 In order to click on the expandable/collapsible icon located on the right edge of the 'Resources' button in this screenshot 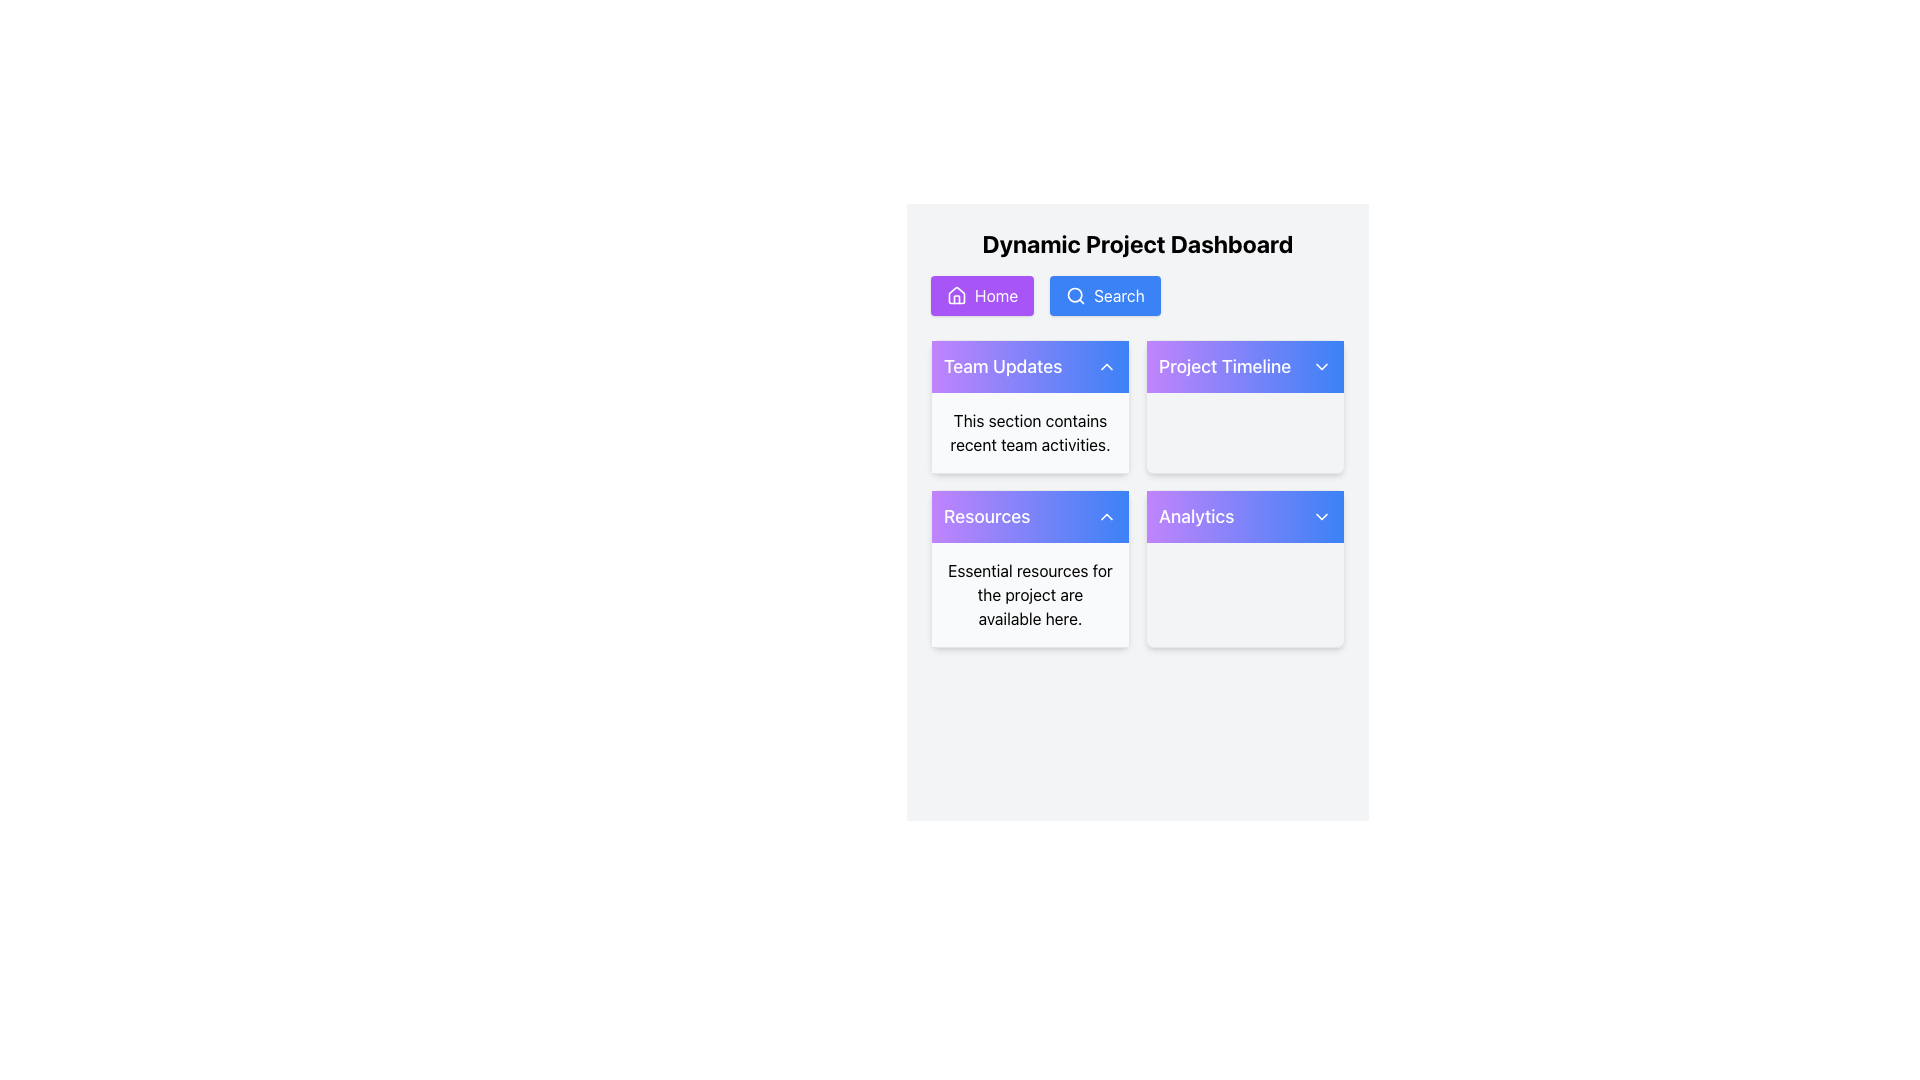, I will do `click(1106, 515)`.